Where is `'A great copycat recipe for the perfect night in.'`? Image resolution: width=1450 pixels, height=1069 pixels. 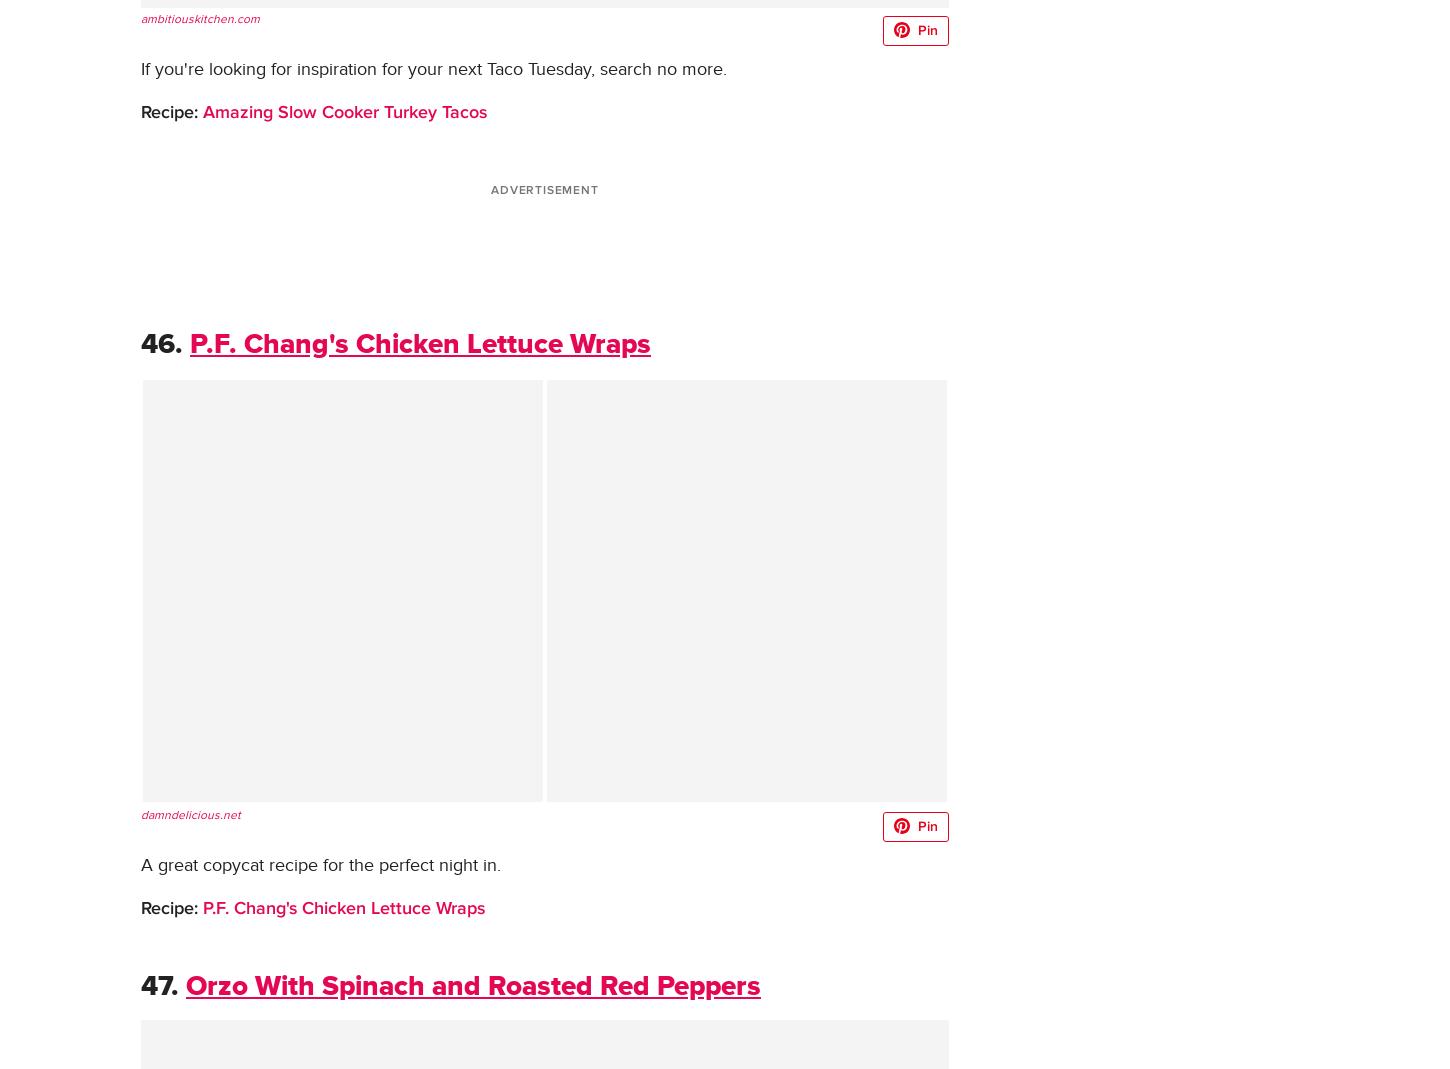 'A great copycat recipe for the perfect night in.' is located at coordinates (321, 863).